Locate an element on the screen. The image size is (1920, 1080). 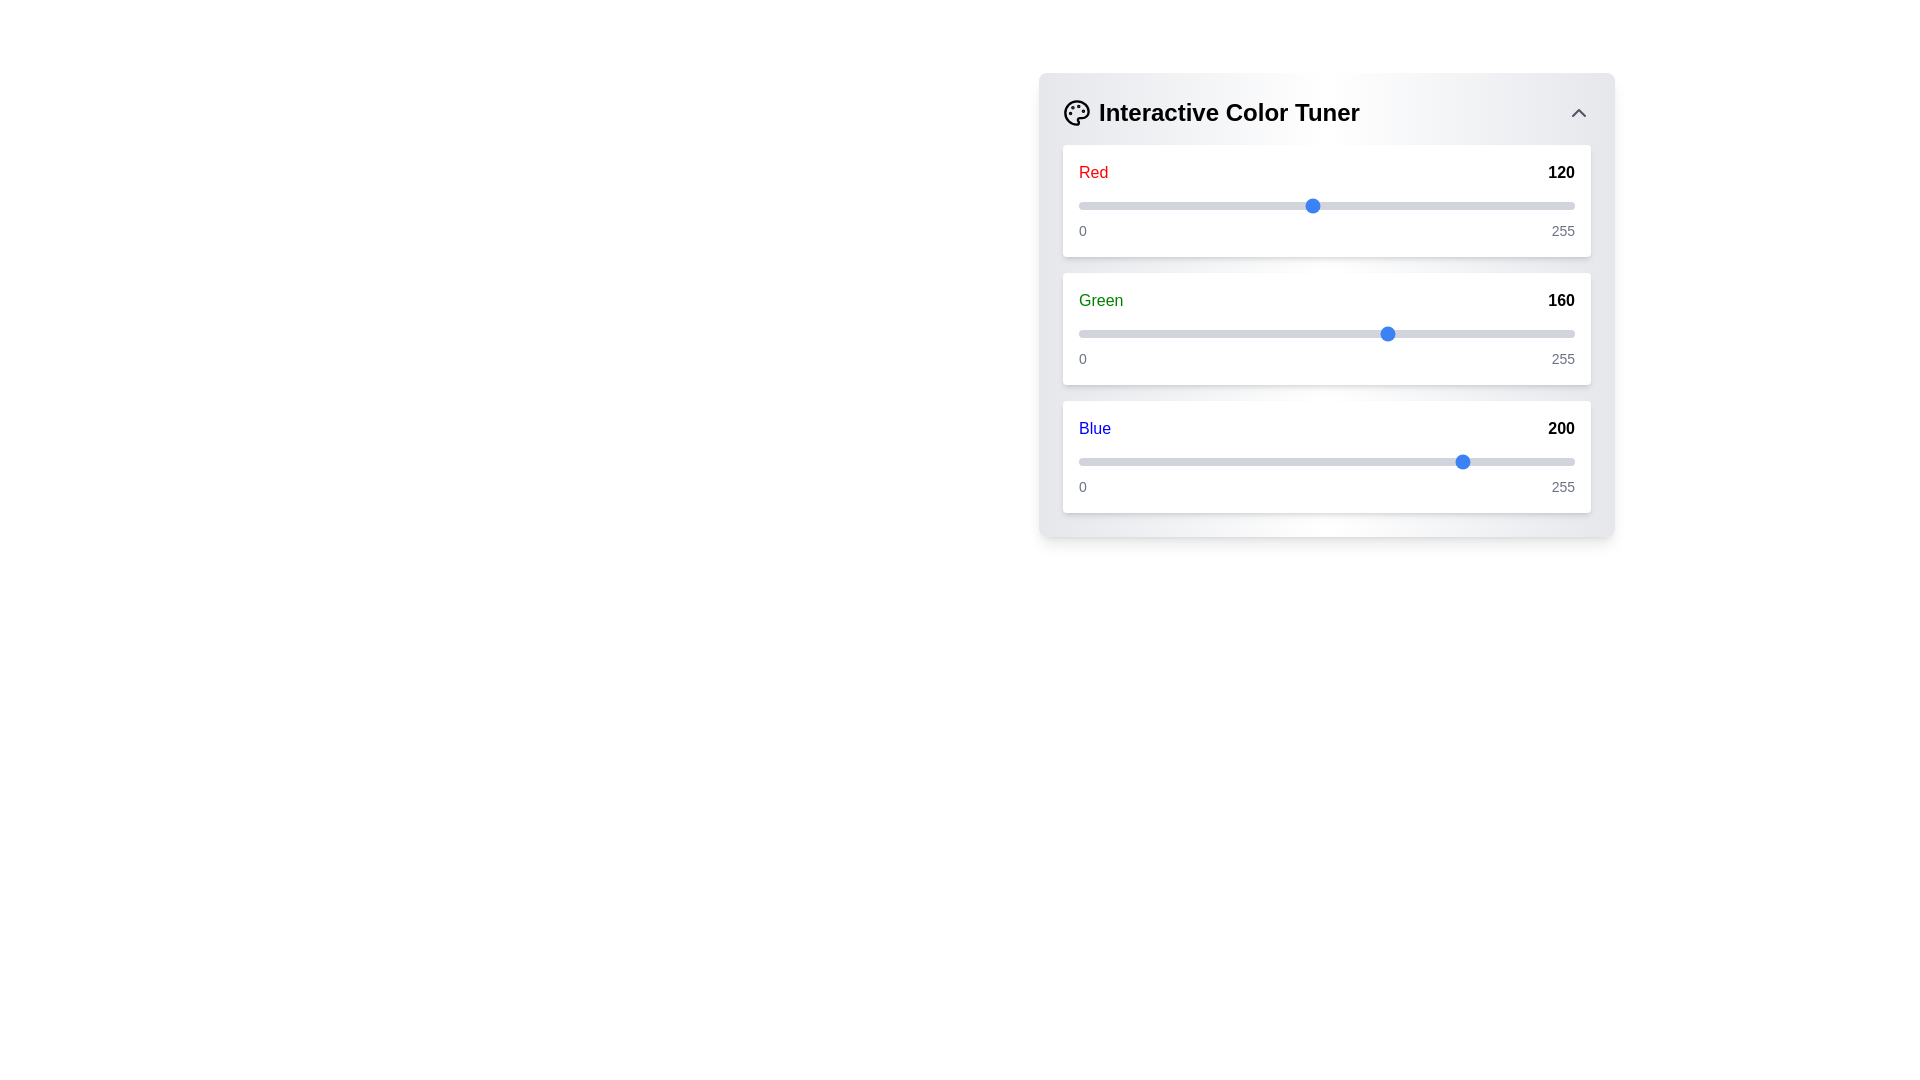
the numeric text label displaying '255' that is located to the right of the horizontal slider in the 'Blue' section of the 'Interactive Color Tuner' panel is located at coordinates (1562, 357).